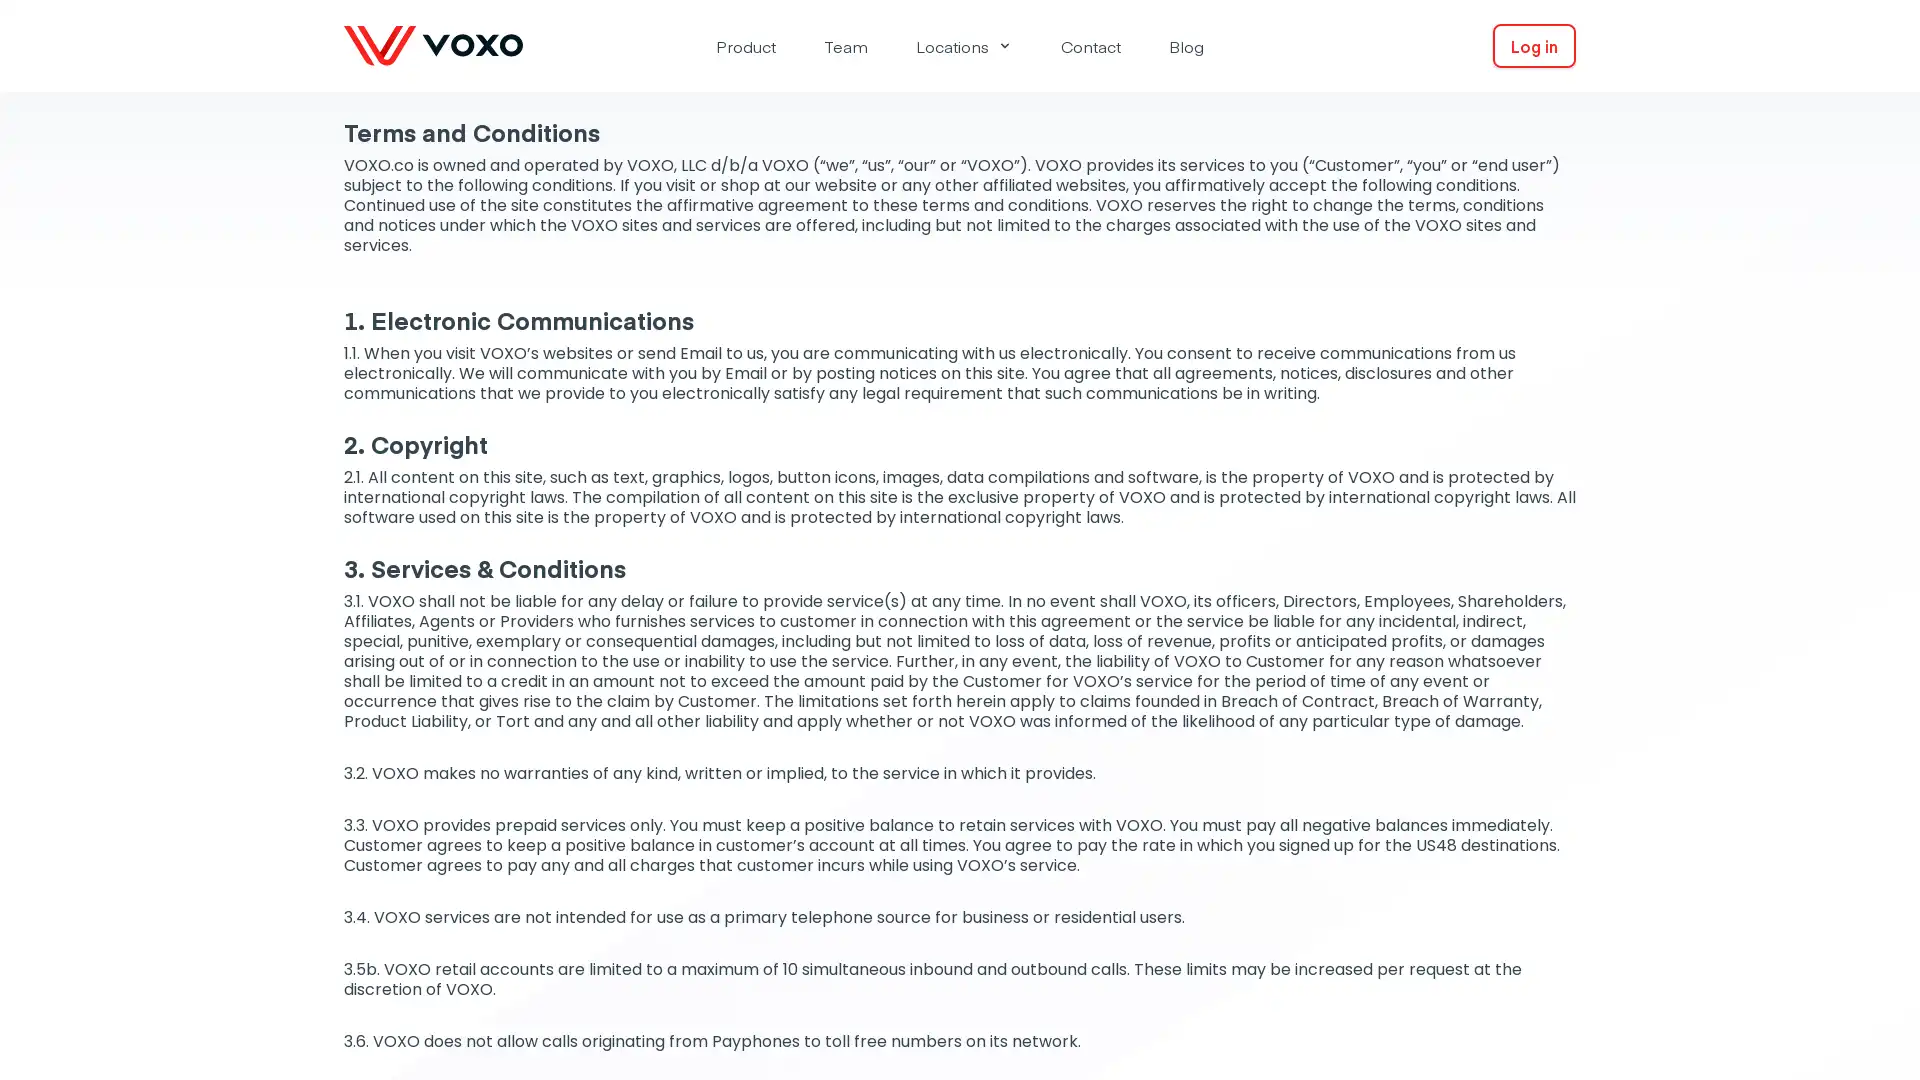  I want to click on Locations, so click(964, 45).